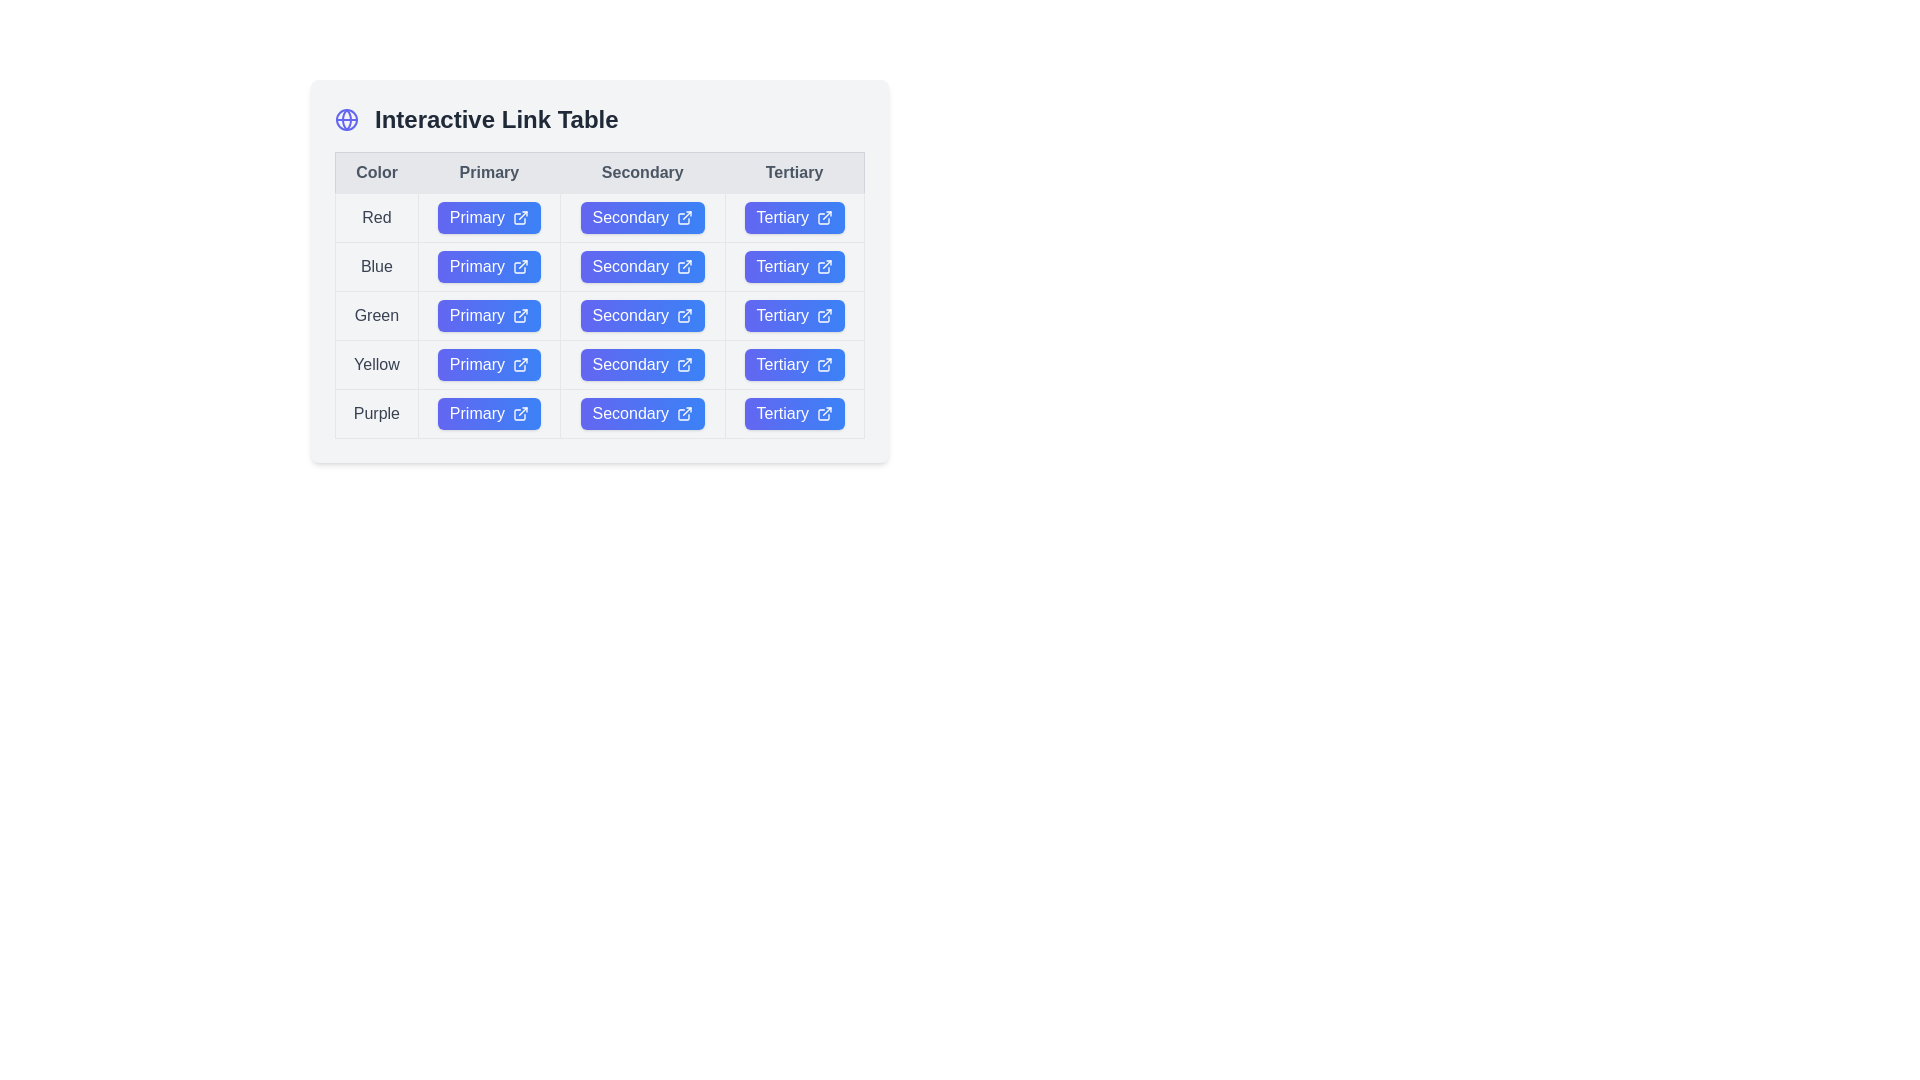 The width and height of the screenshot is (1920, 1080). I want to click on the 'Secondary' text label, which categorizes entries in a table and is the third element among 'Color', 'Primary', 'Secondary', and 'Tertiary', so click(642, 172).